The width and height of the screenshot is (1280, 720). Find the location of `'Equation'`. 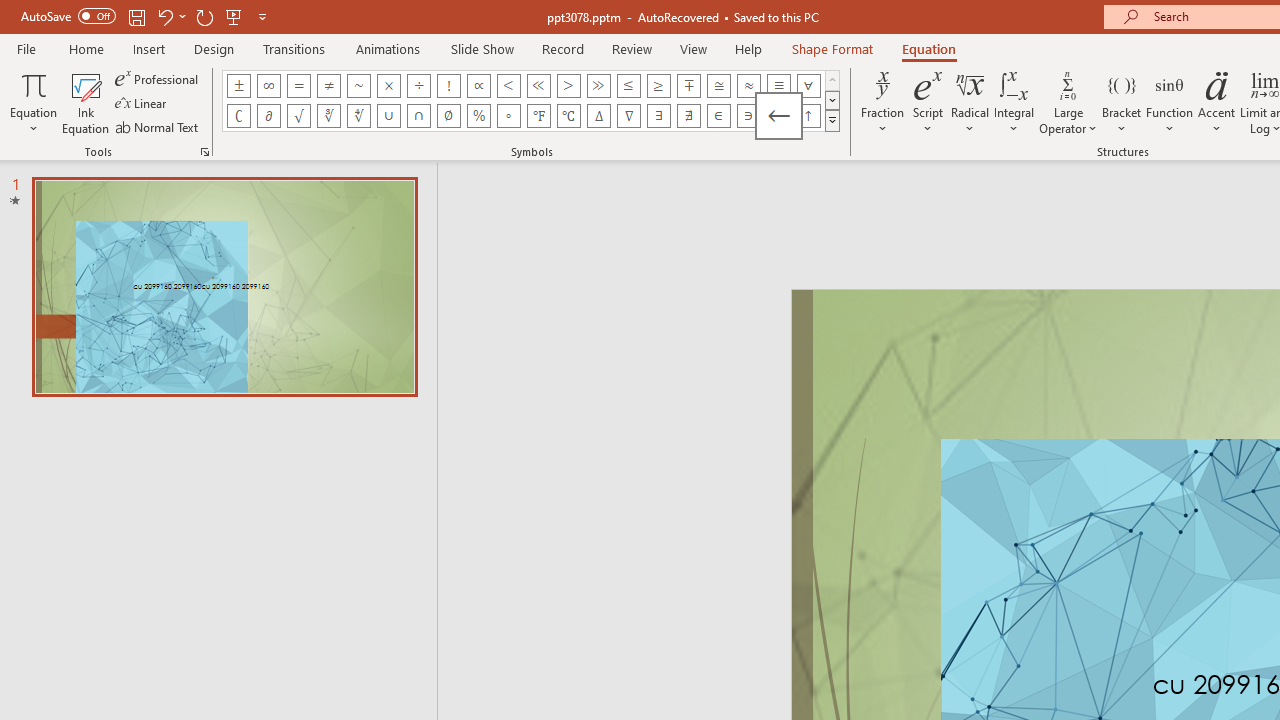

'Equation' is located at coordinates (33, 103).